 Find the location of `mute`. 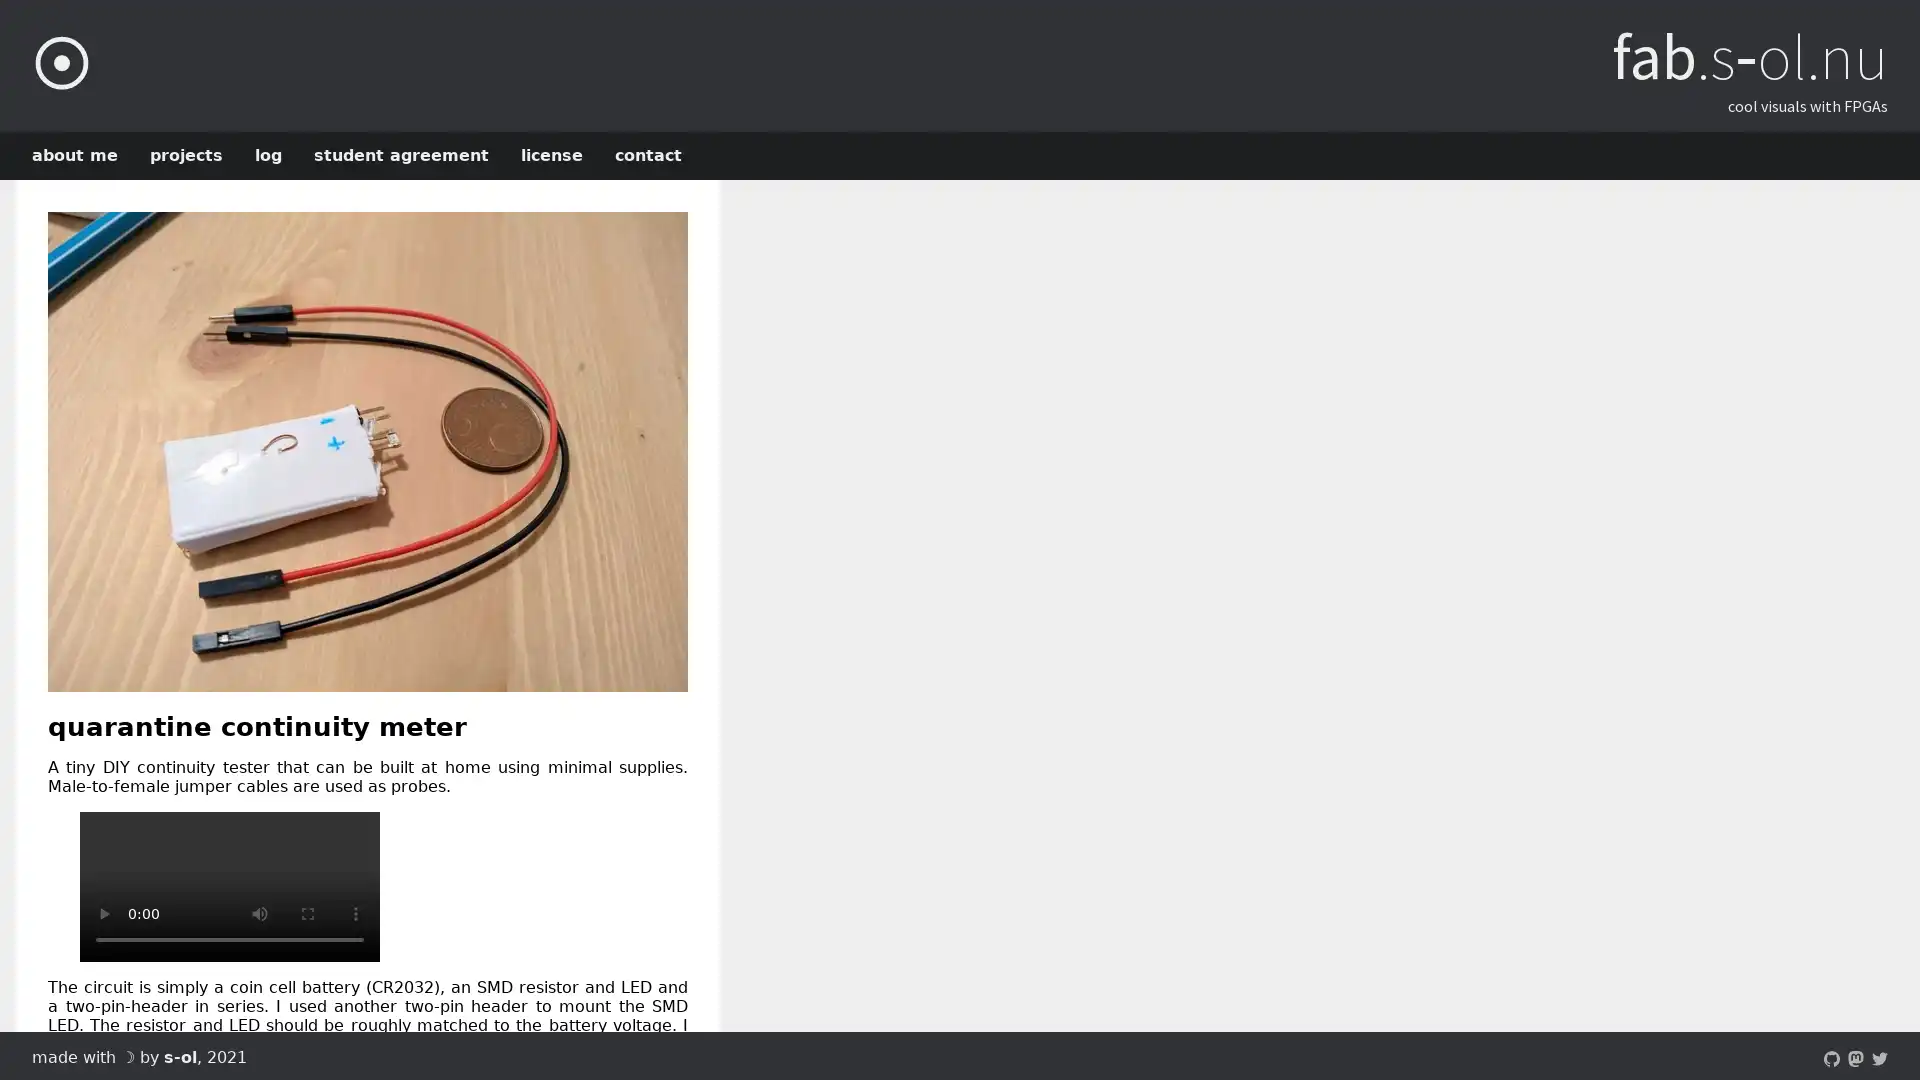

mute is located at coordinates (258, 914).